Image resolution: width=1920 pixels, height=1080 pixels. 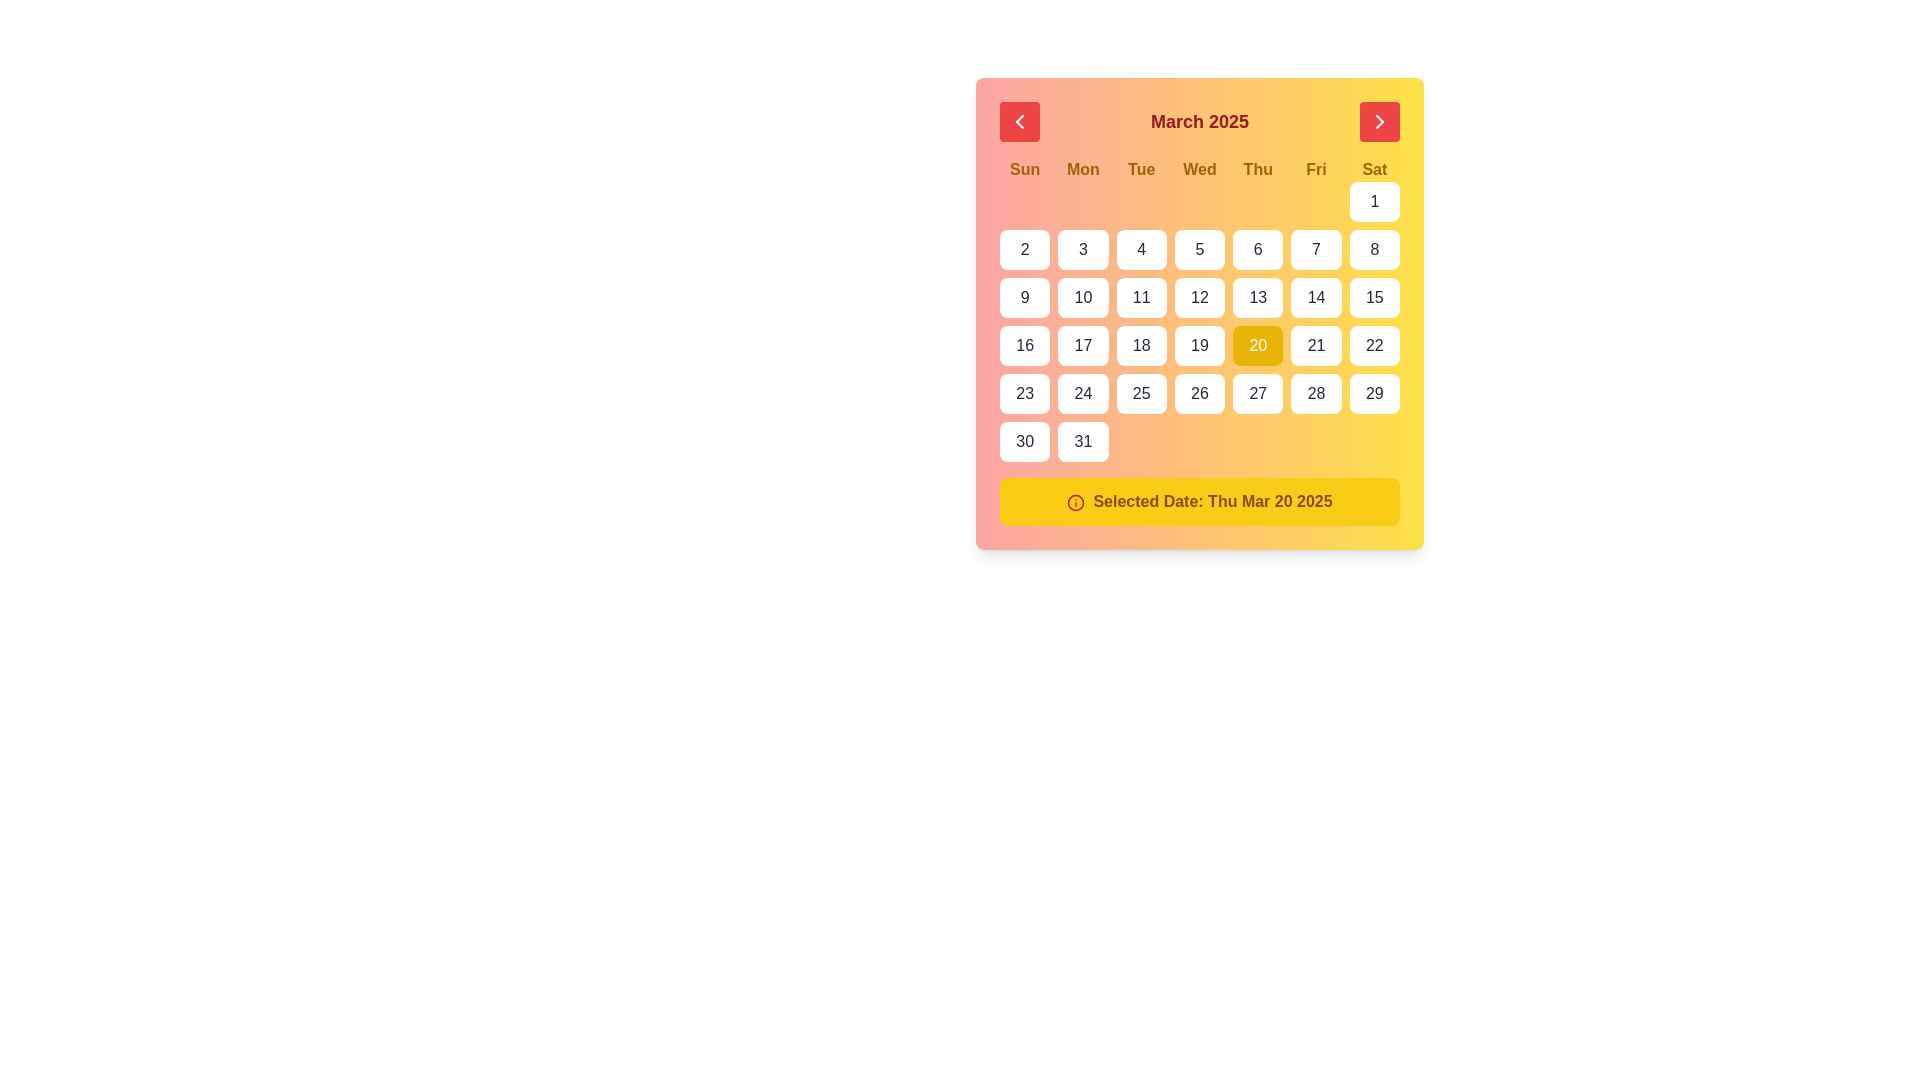 What do you see at coordinates (1019, 122) in the screenshot?
I see `the navigation button located on the left side of the header section of the calendar, which appears before the text 'March 2025'` at bounding box center [1019, 122].